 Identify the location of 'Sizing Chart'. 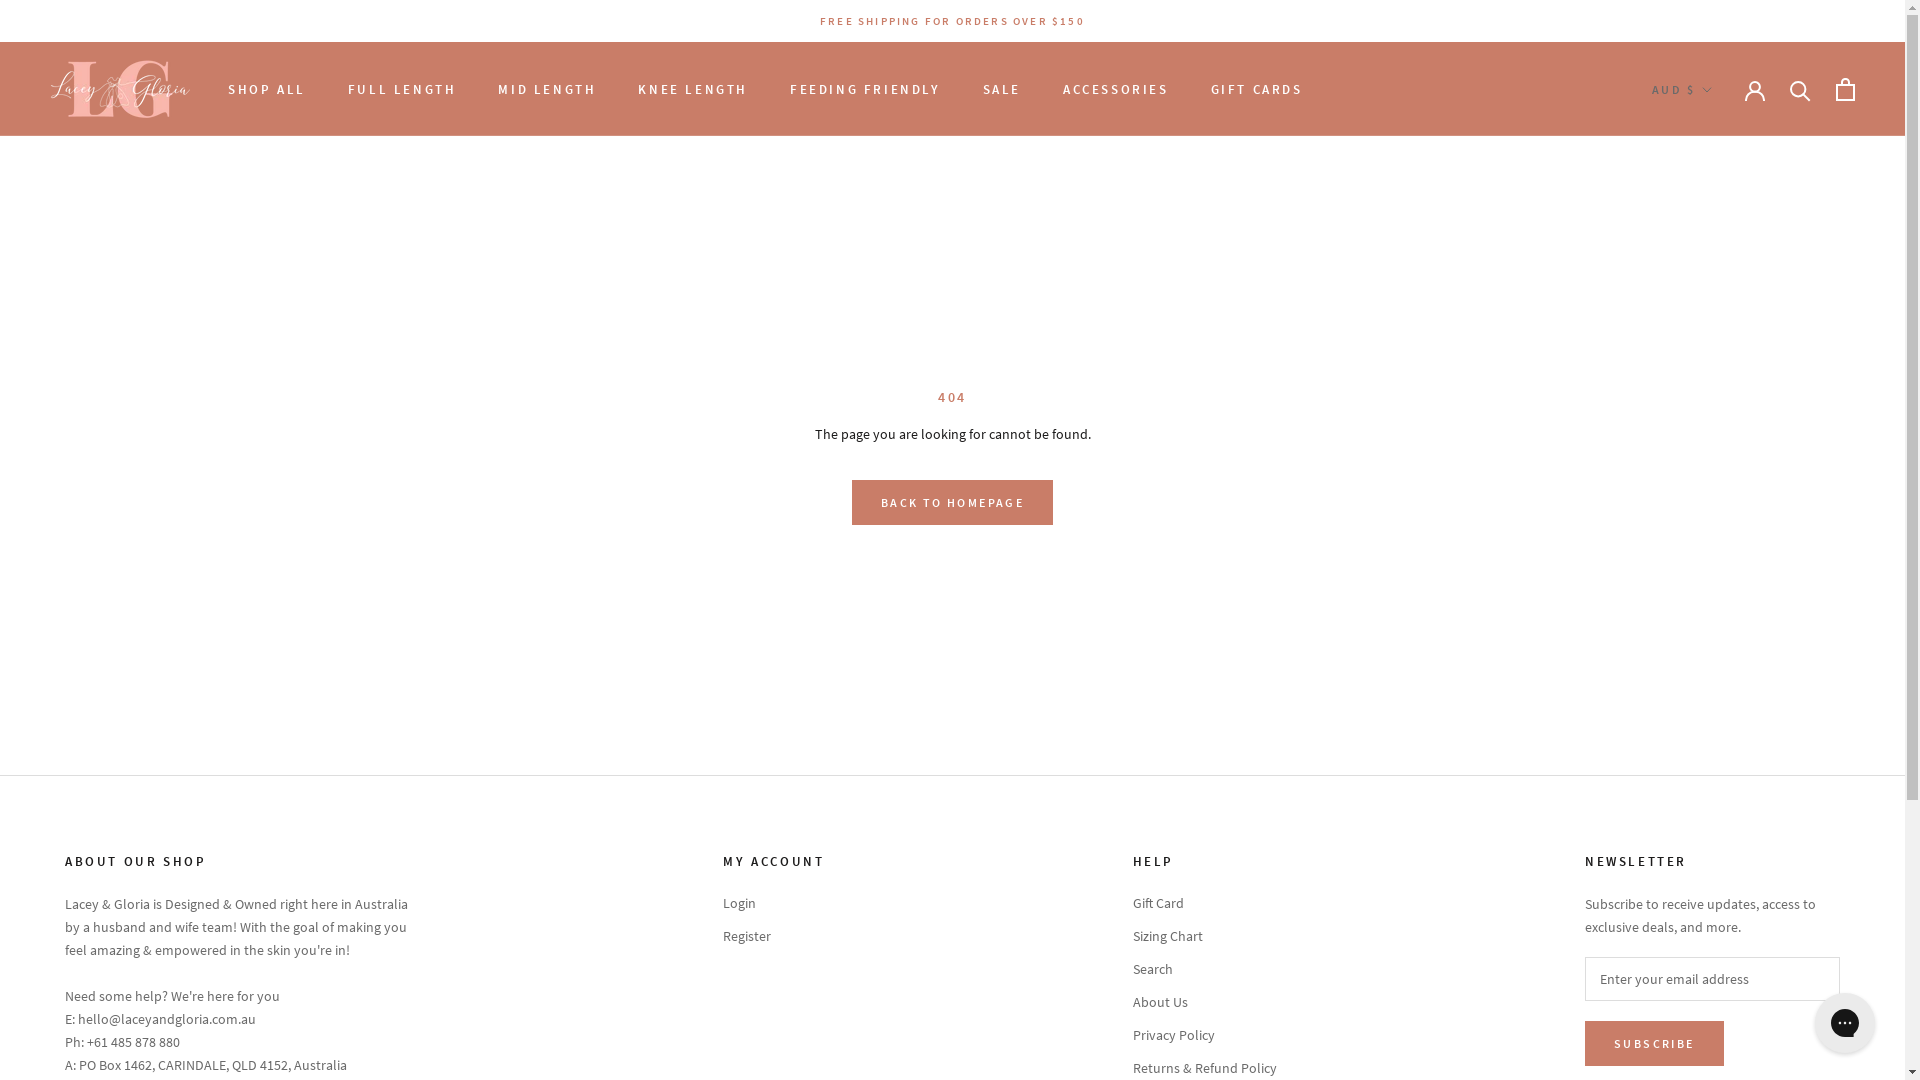
(1132, 936).